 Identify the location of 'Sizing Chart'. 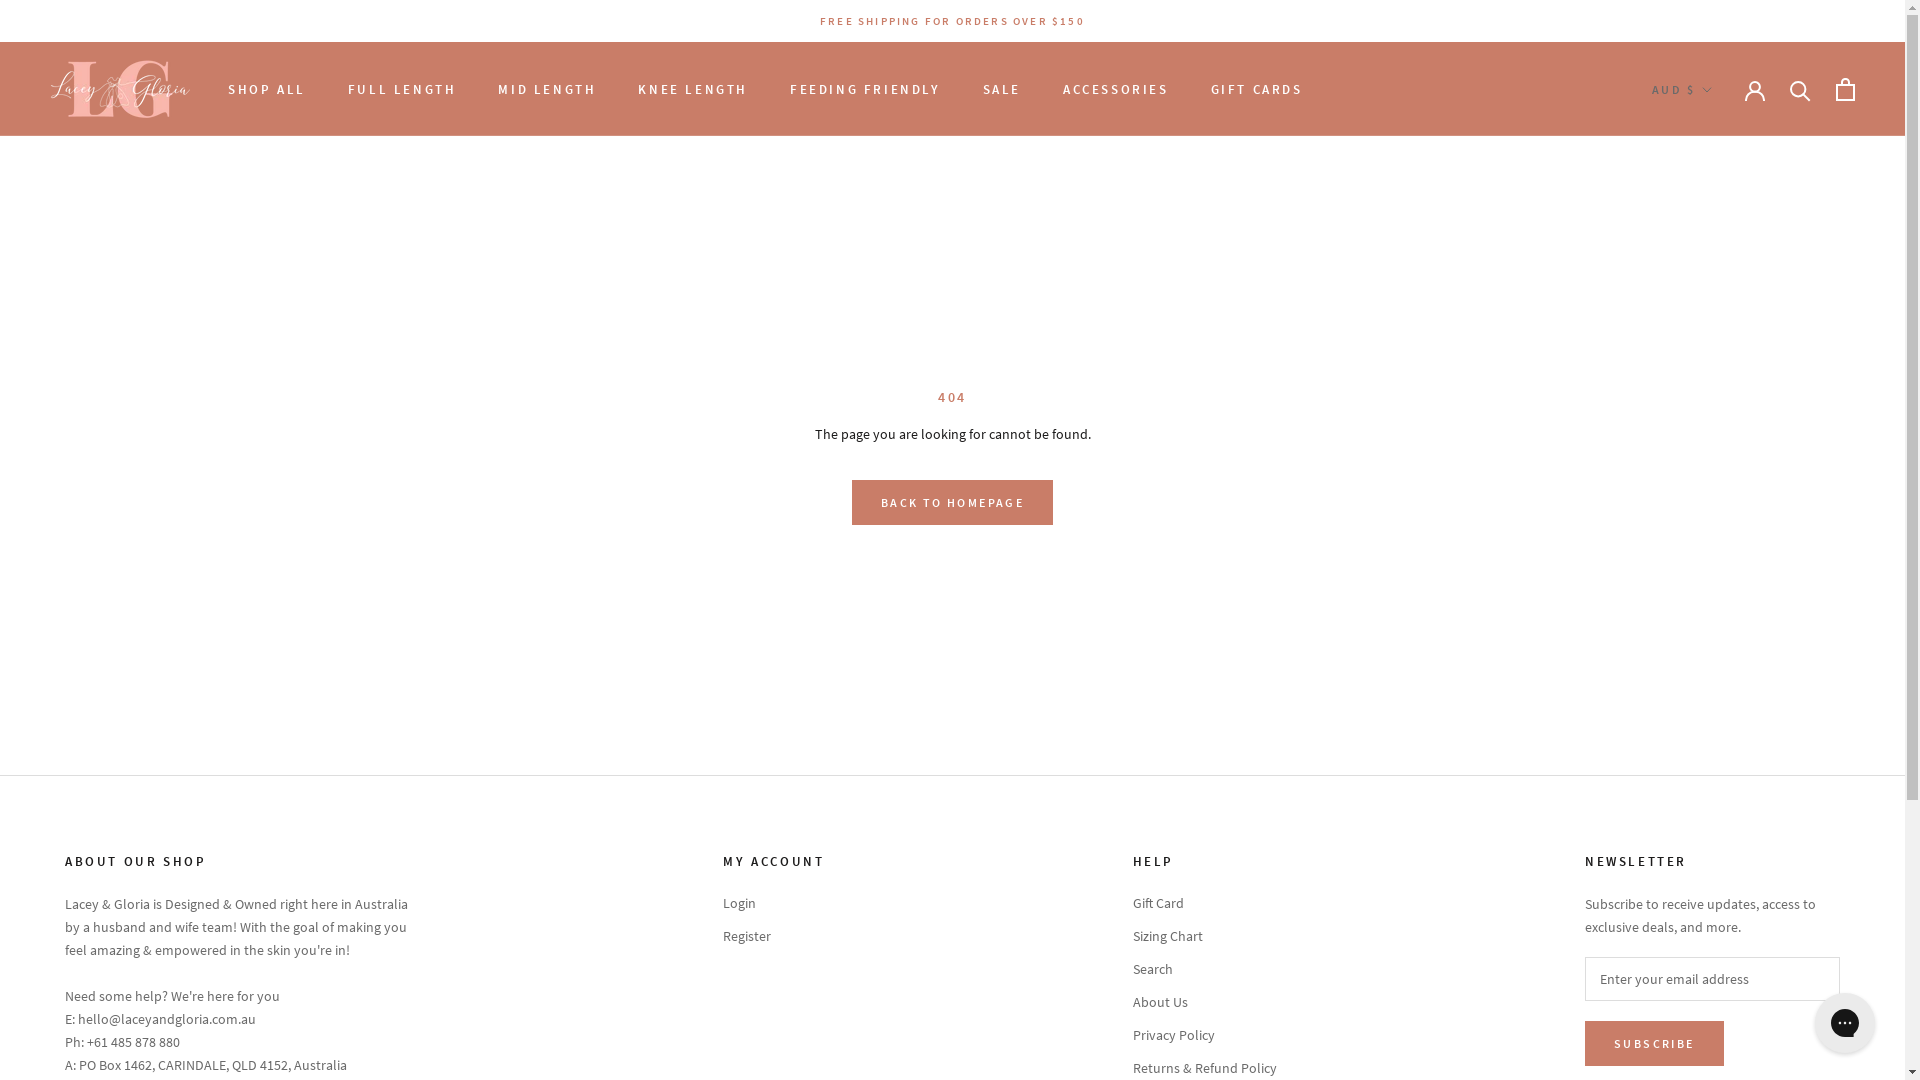
(1132, 936).